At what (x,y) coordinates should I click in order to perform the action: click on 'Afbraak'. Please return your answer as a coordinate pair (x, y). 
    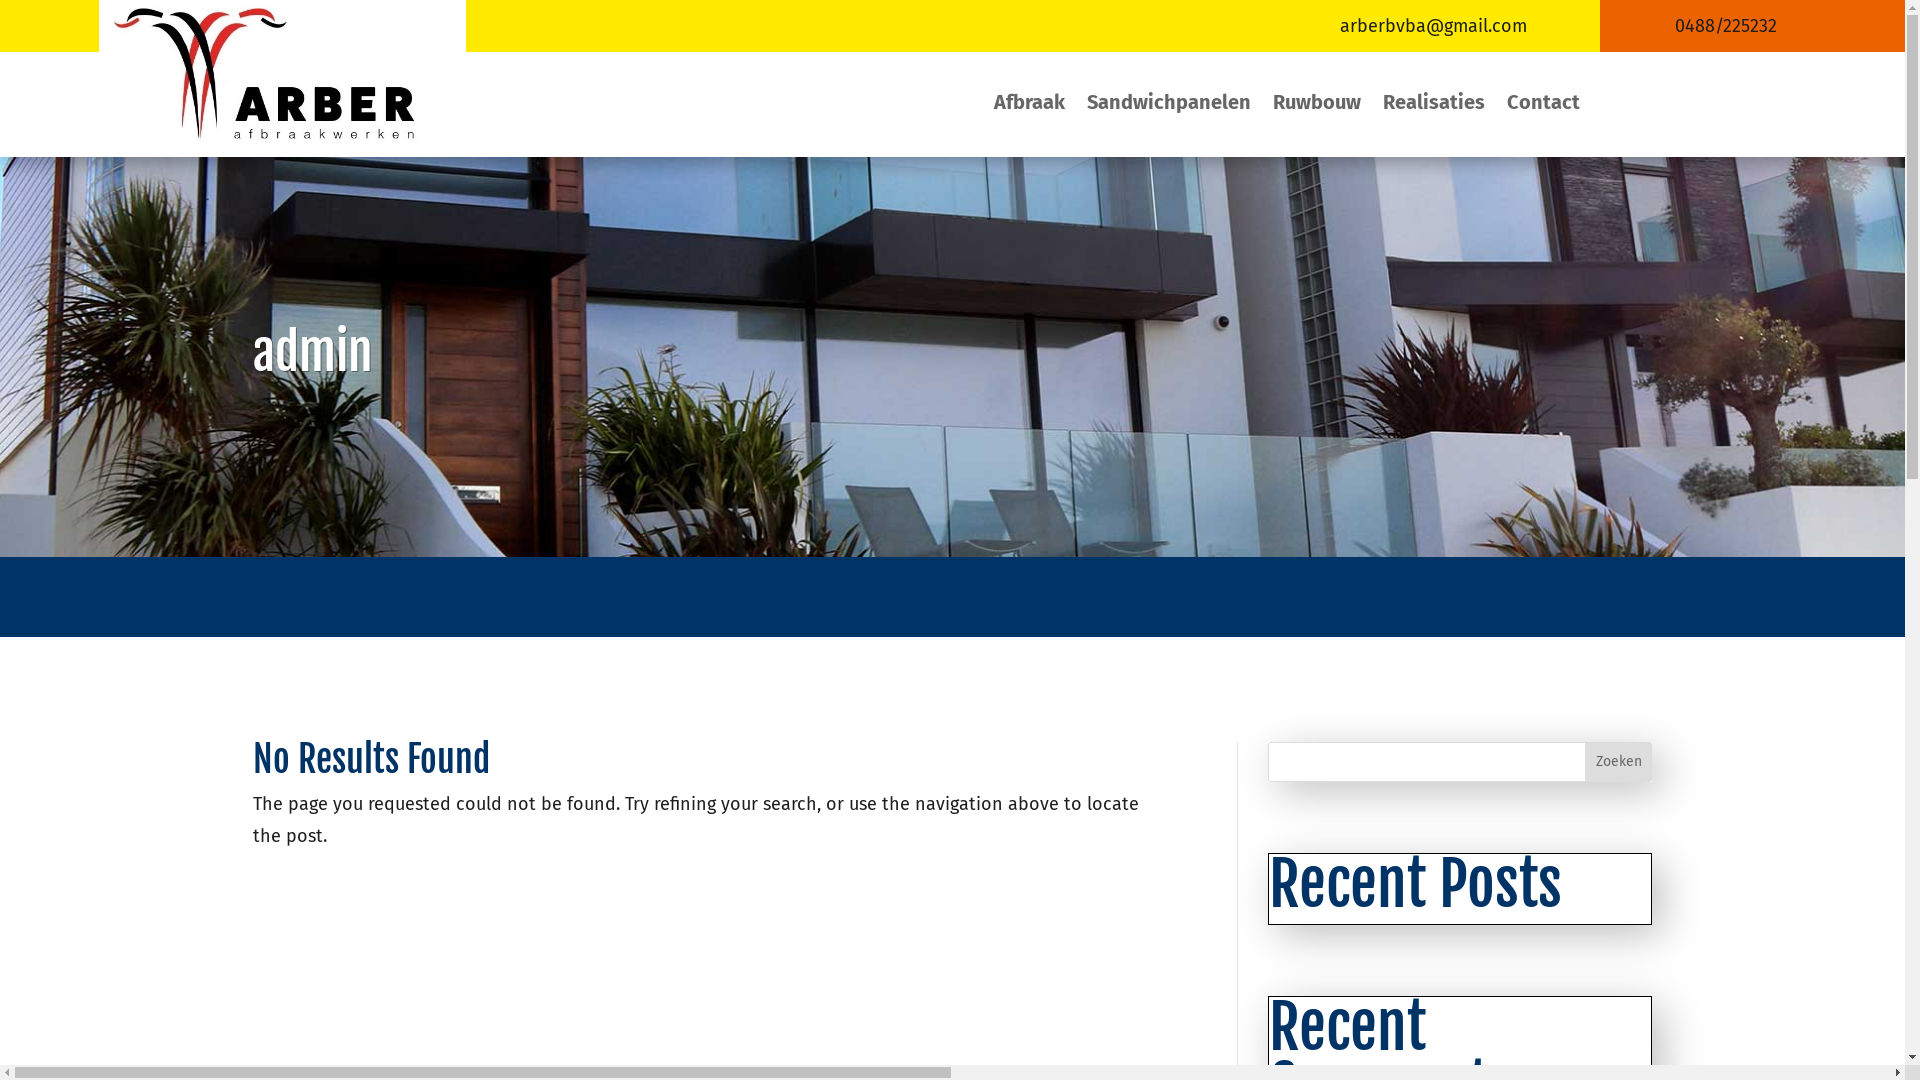
    Looking at the image, I should click on (993, 105).